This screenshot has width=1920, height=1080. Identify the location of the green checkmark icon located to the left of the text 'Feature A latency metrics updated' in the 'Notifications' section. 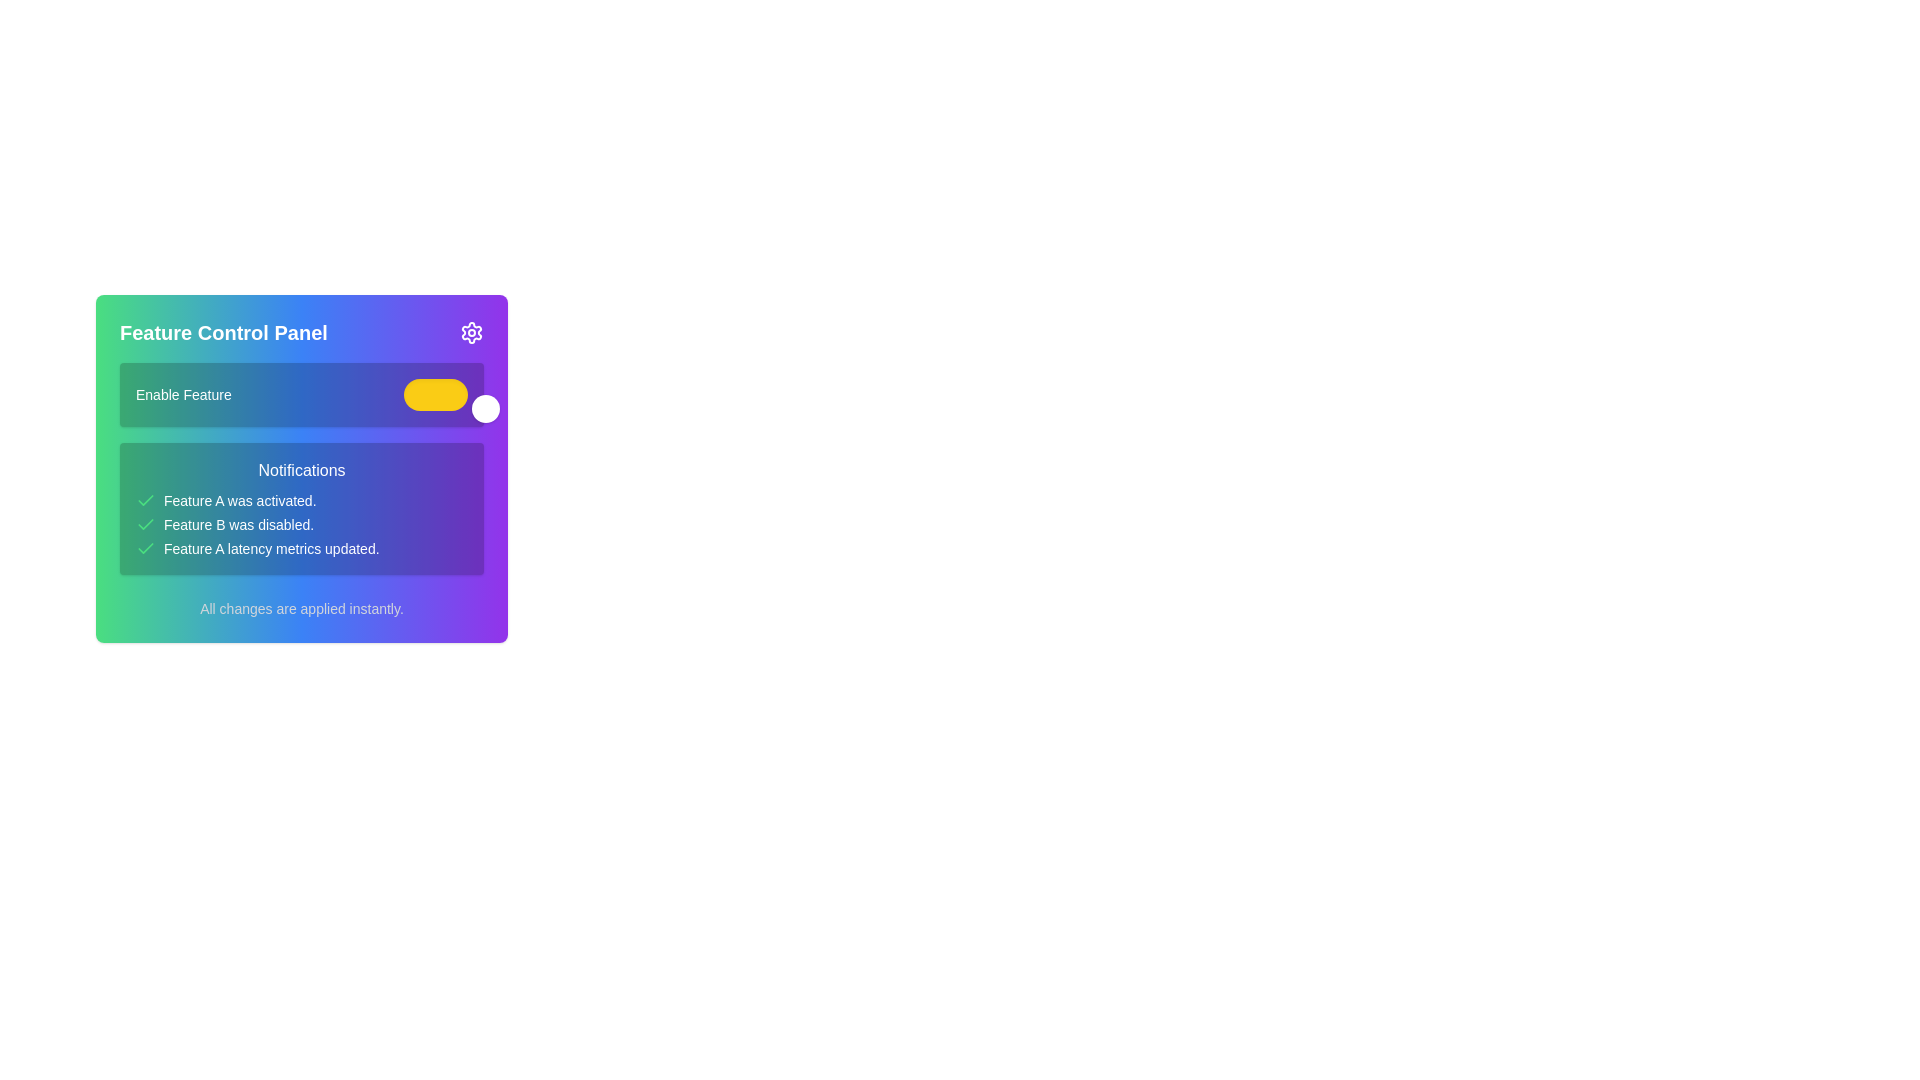
(144, 548).